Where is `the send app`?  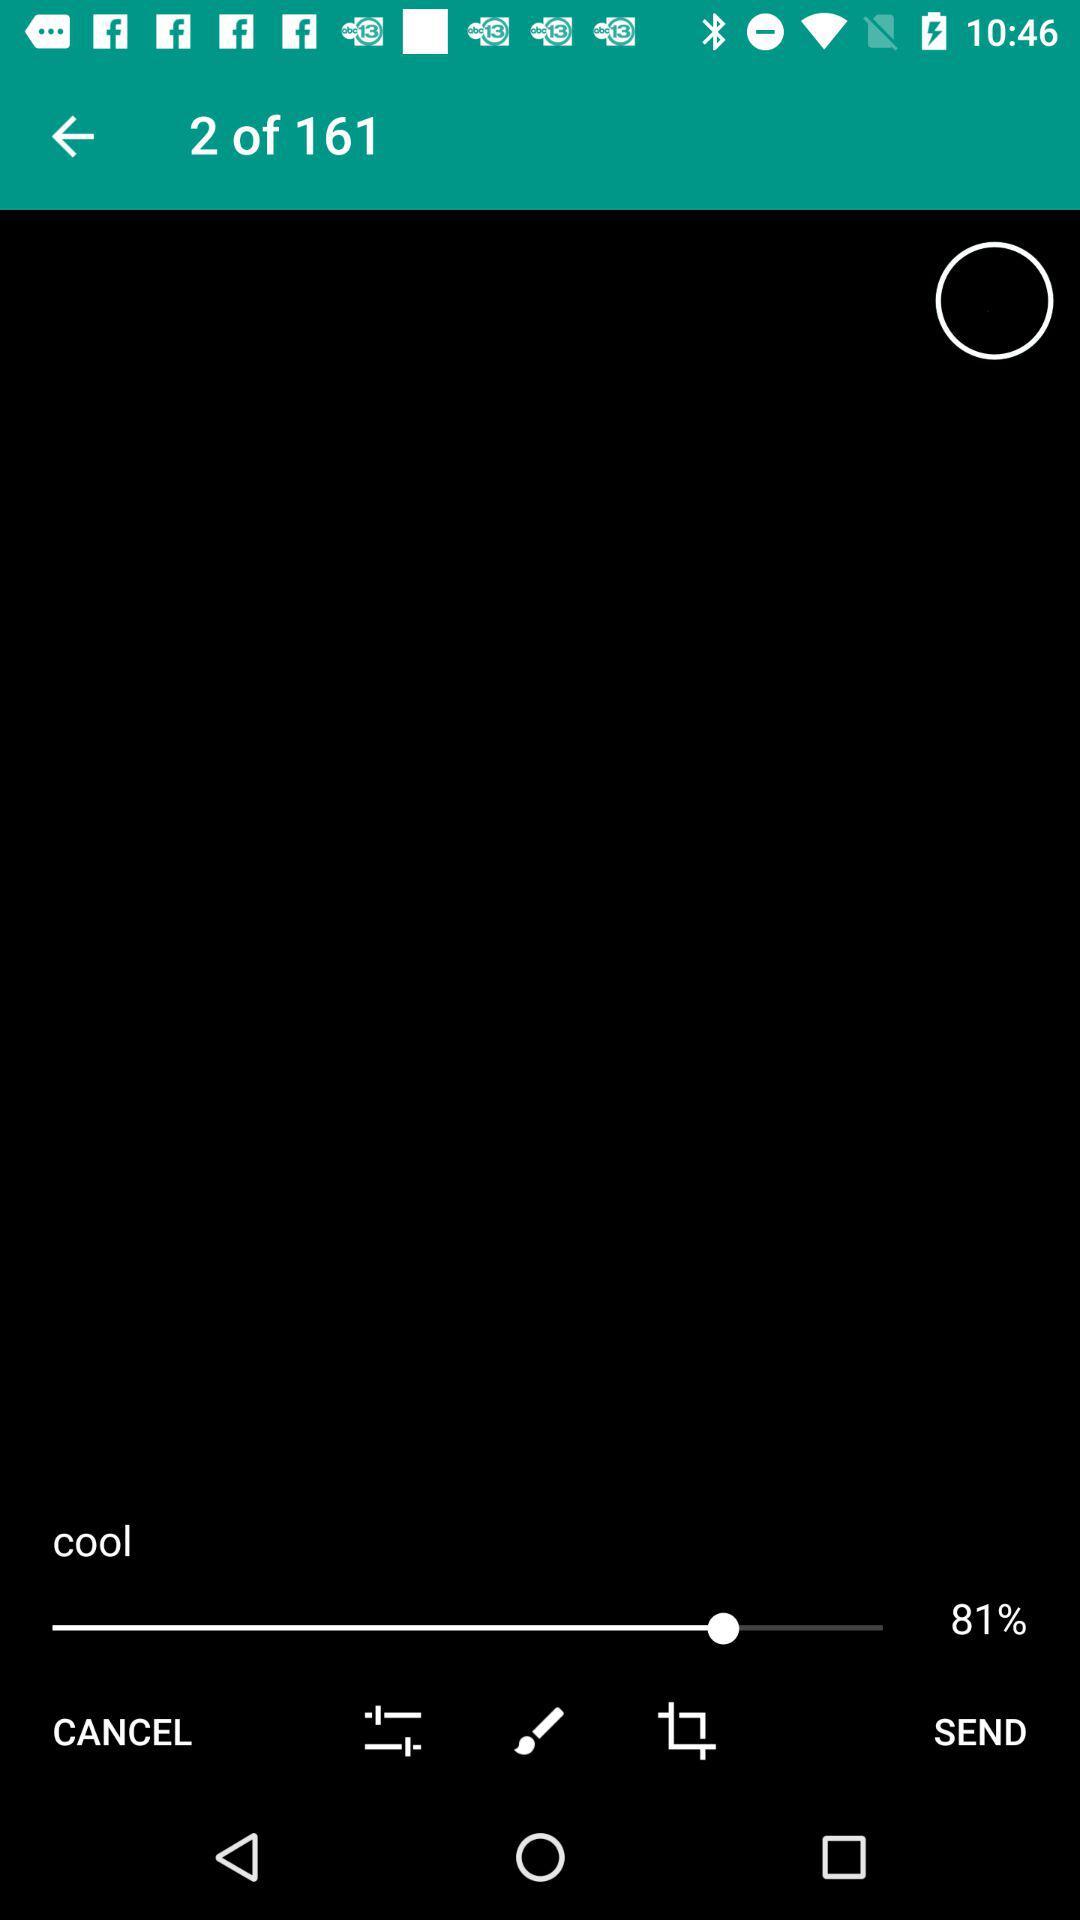
the send app is located at coordinates (979, 1730).